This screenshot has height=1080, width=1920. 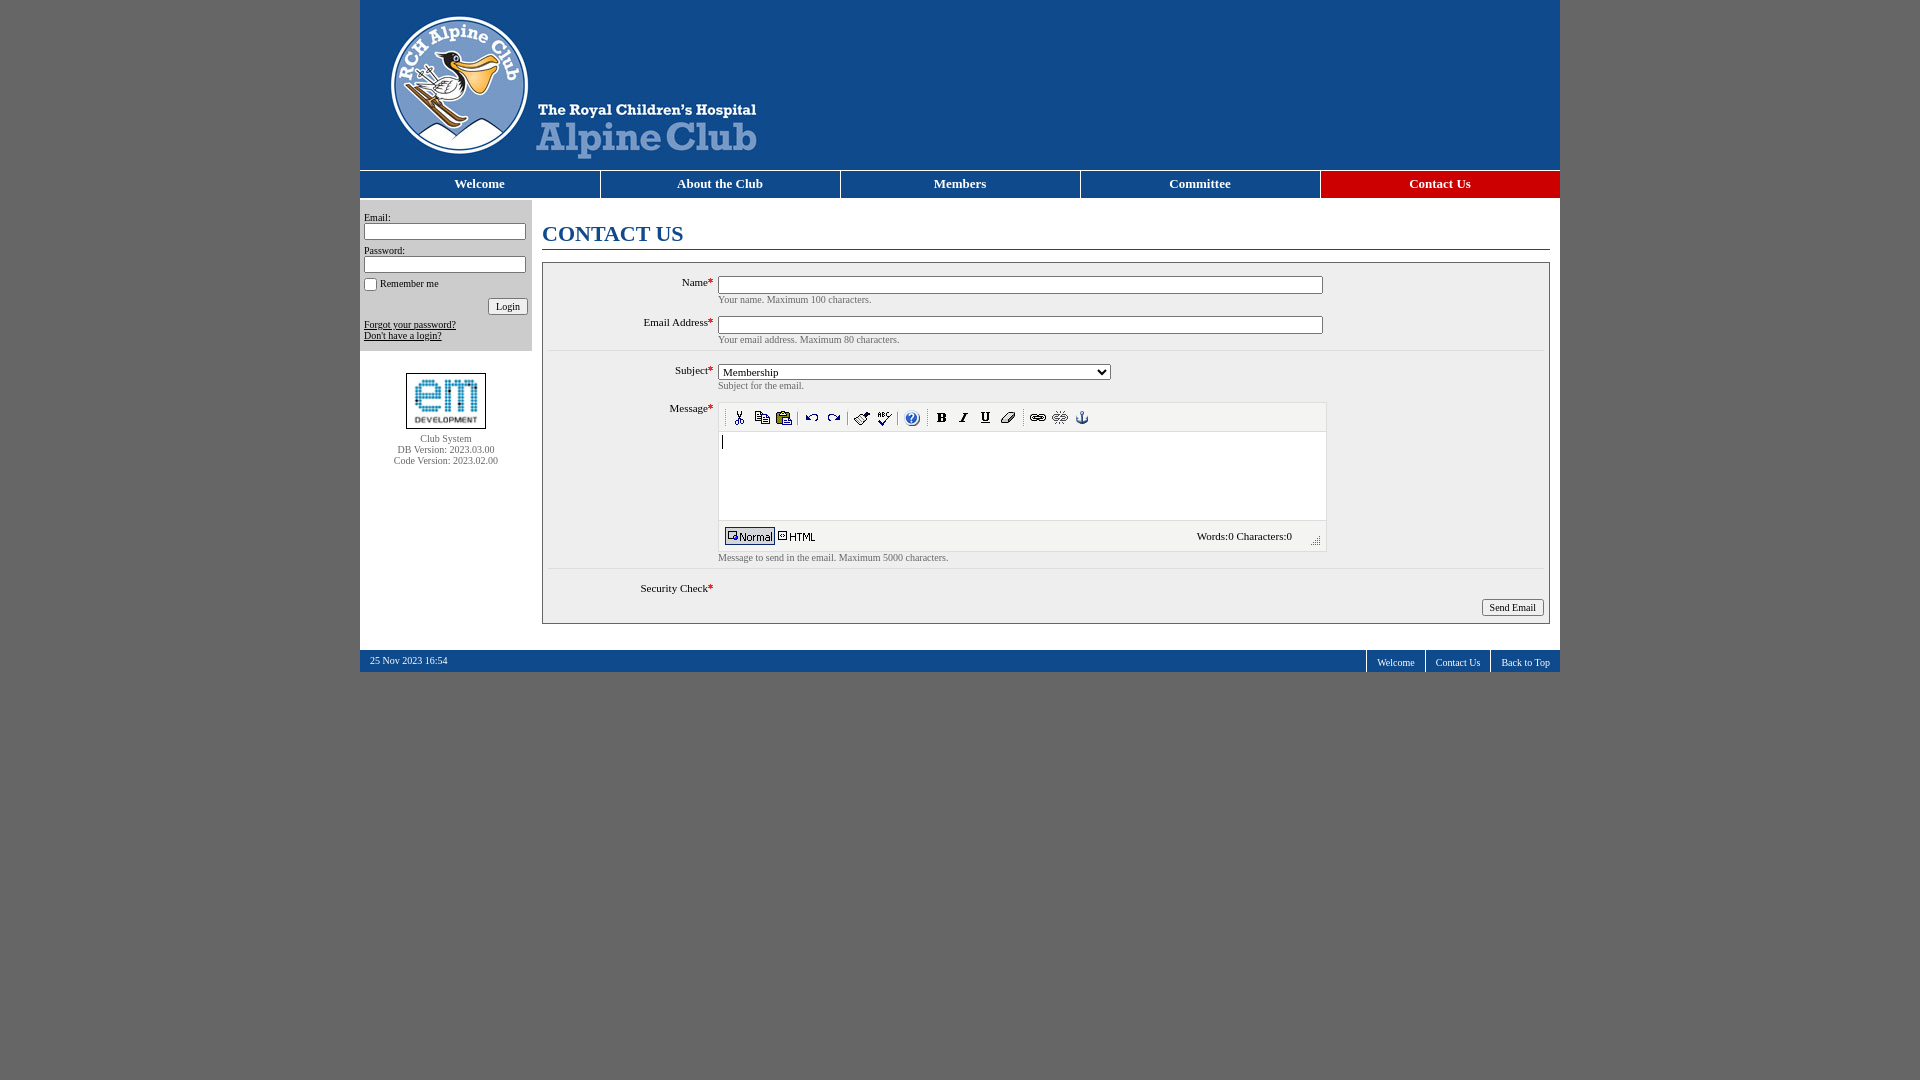 What do you see at coordinates (1524, 662) in the screenshot?
I see `'Back to Top'` at bounding box center [1524, 662].